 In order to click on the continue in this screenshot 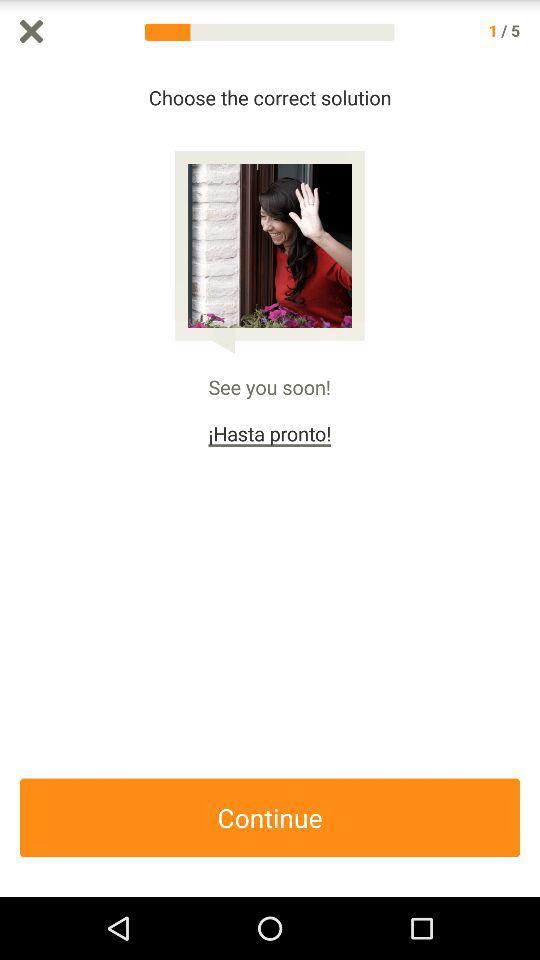, I will do `click(270, 817)`.